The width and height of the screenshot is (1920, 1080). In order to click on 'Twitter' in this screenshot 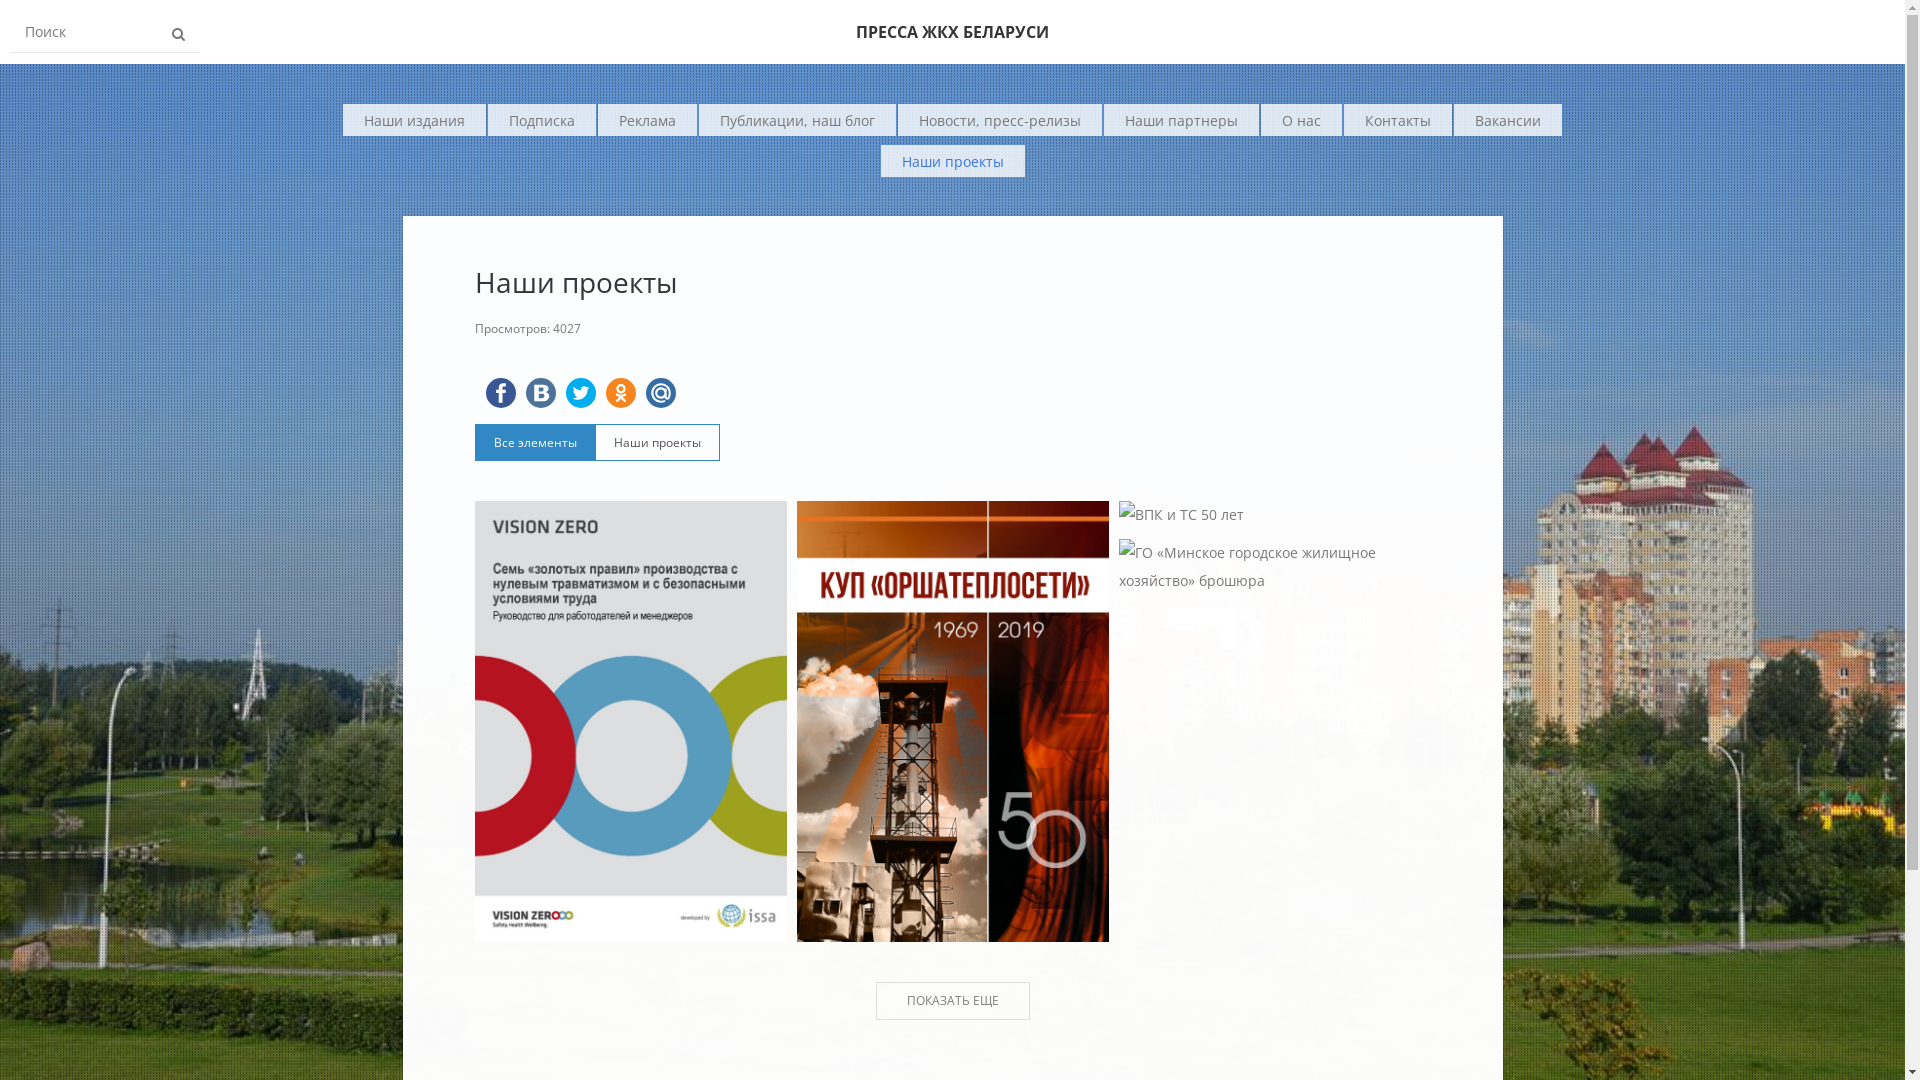, I will do `click(565, 393)`.